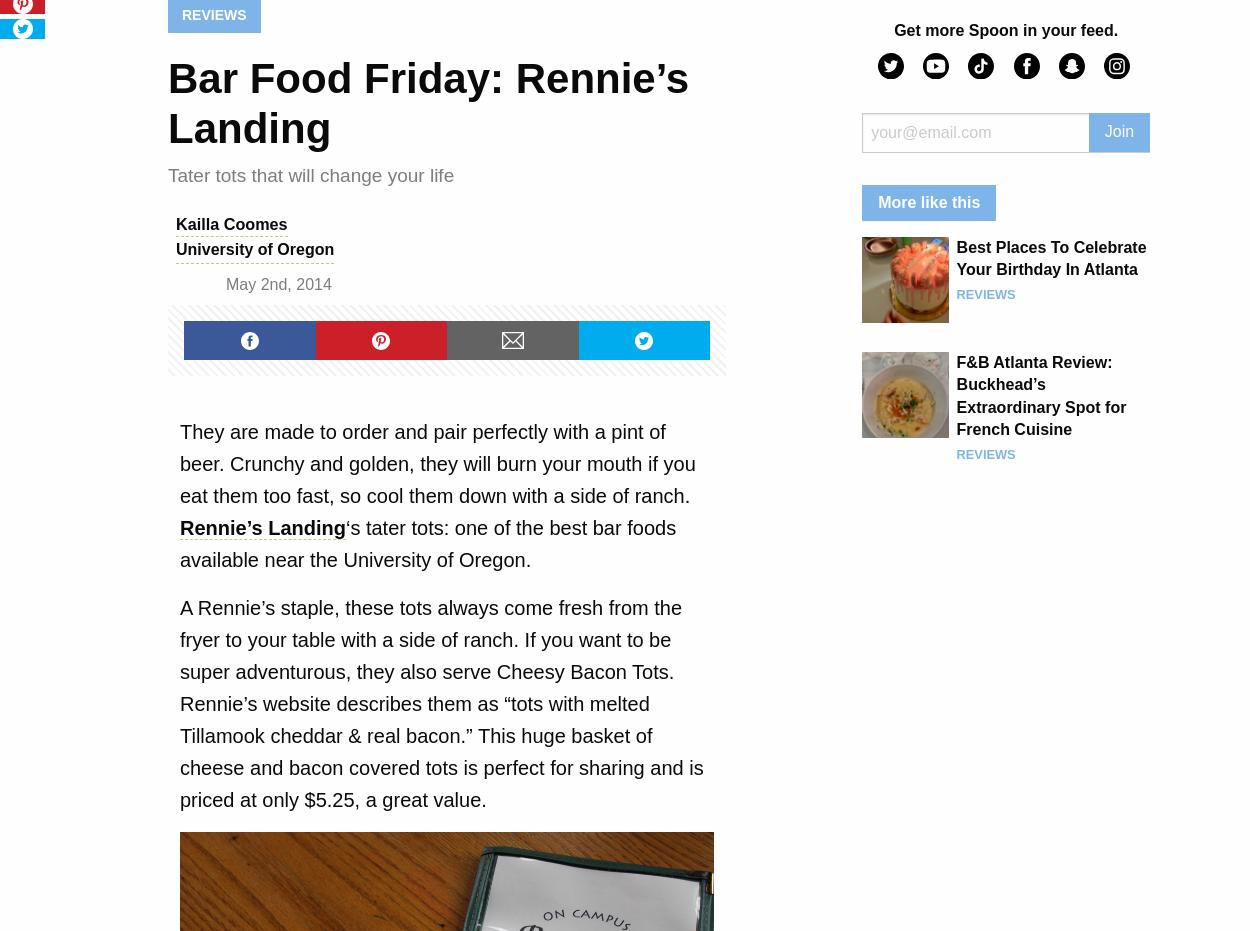 This screenshot has height=931, width=1250. Describe the element at coordinates (254, 249) in the screenshot. I see `'University of Oregon'` at that location.